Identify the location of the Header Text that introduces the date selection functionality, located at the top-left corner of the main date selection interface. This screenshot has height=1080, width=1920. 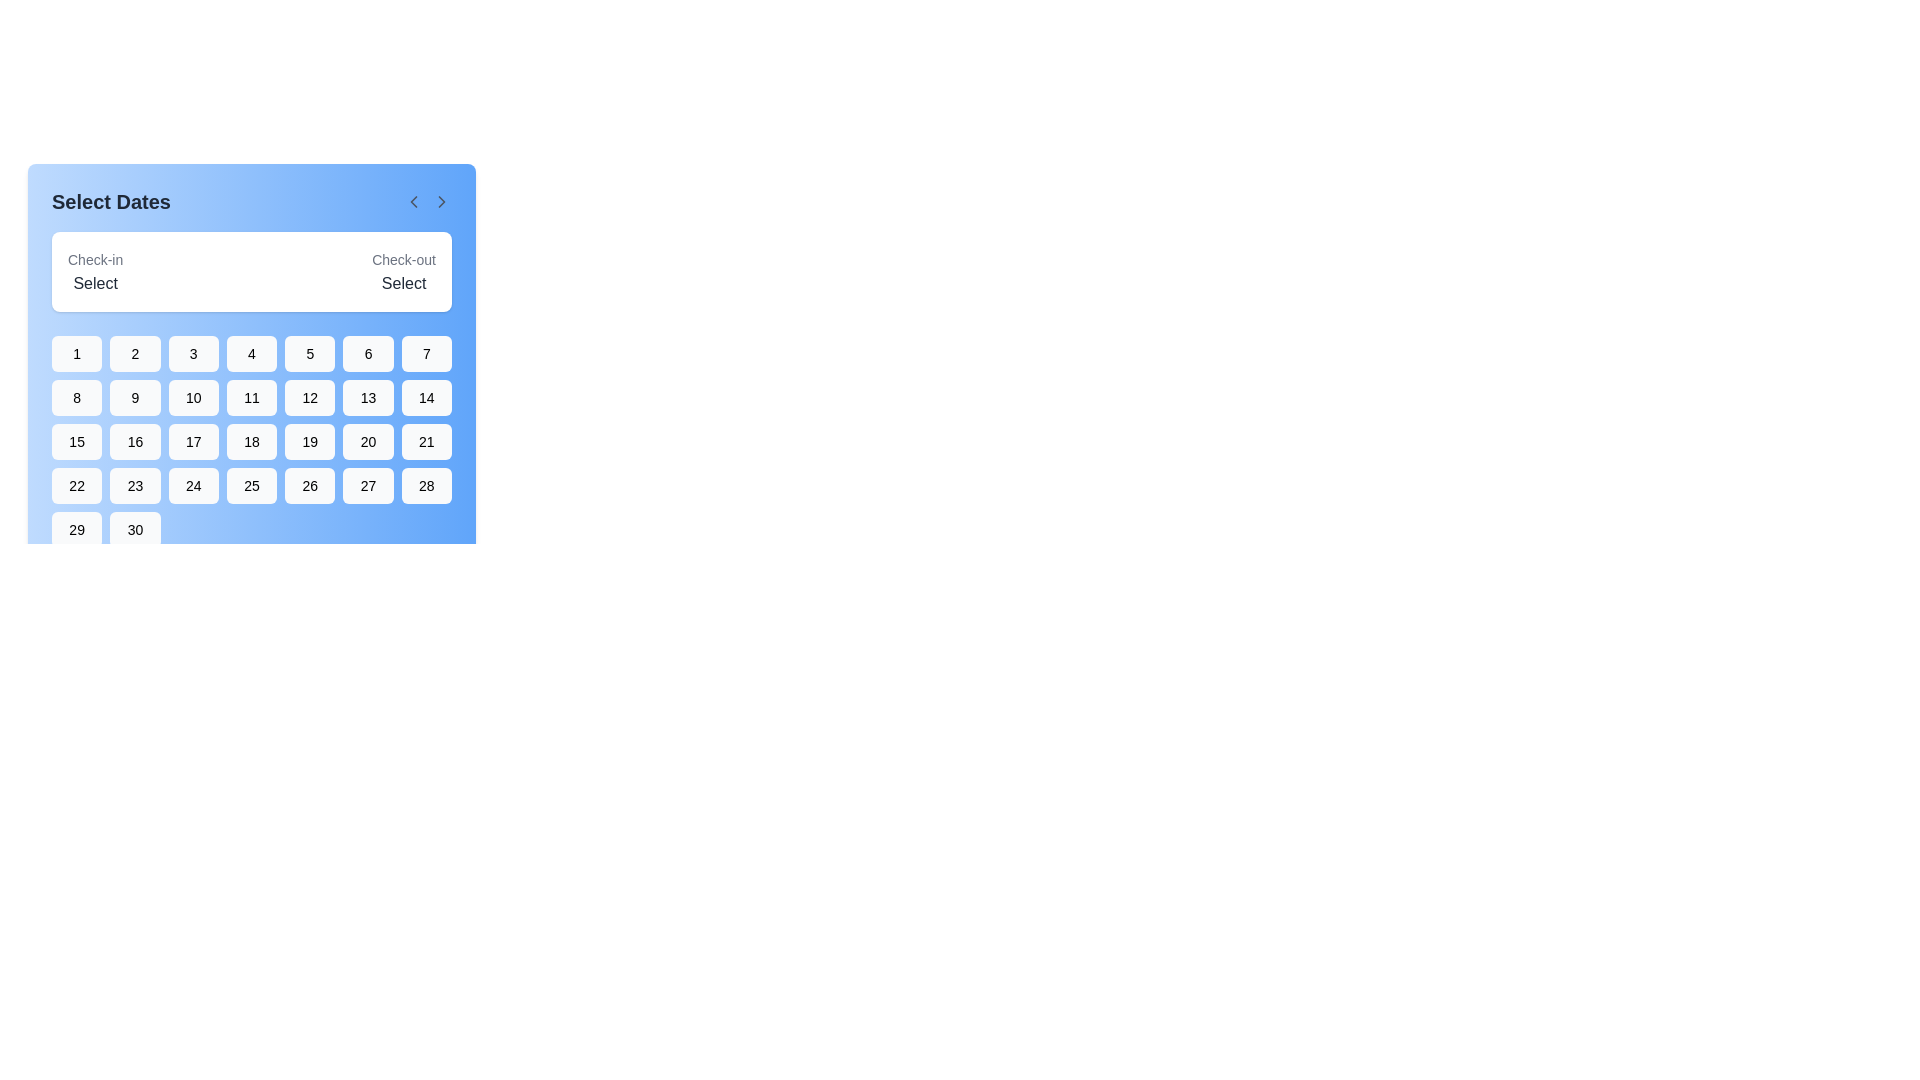
(110, 201).